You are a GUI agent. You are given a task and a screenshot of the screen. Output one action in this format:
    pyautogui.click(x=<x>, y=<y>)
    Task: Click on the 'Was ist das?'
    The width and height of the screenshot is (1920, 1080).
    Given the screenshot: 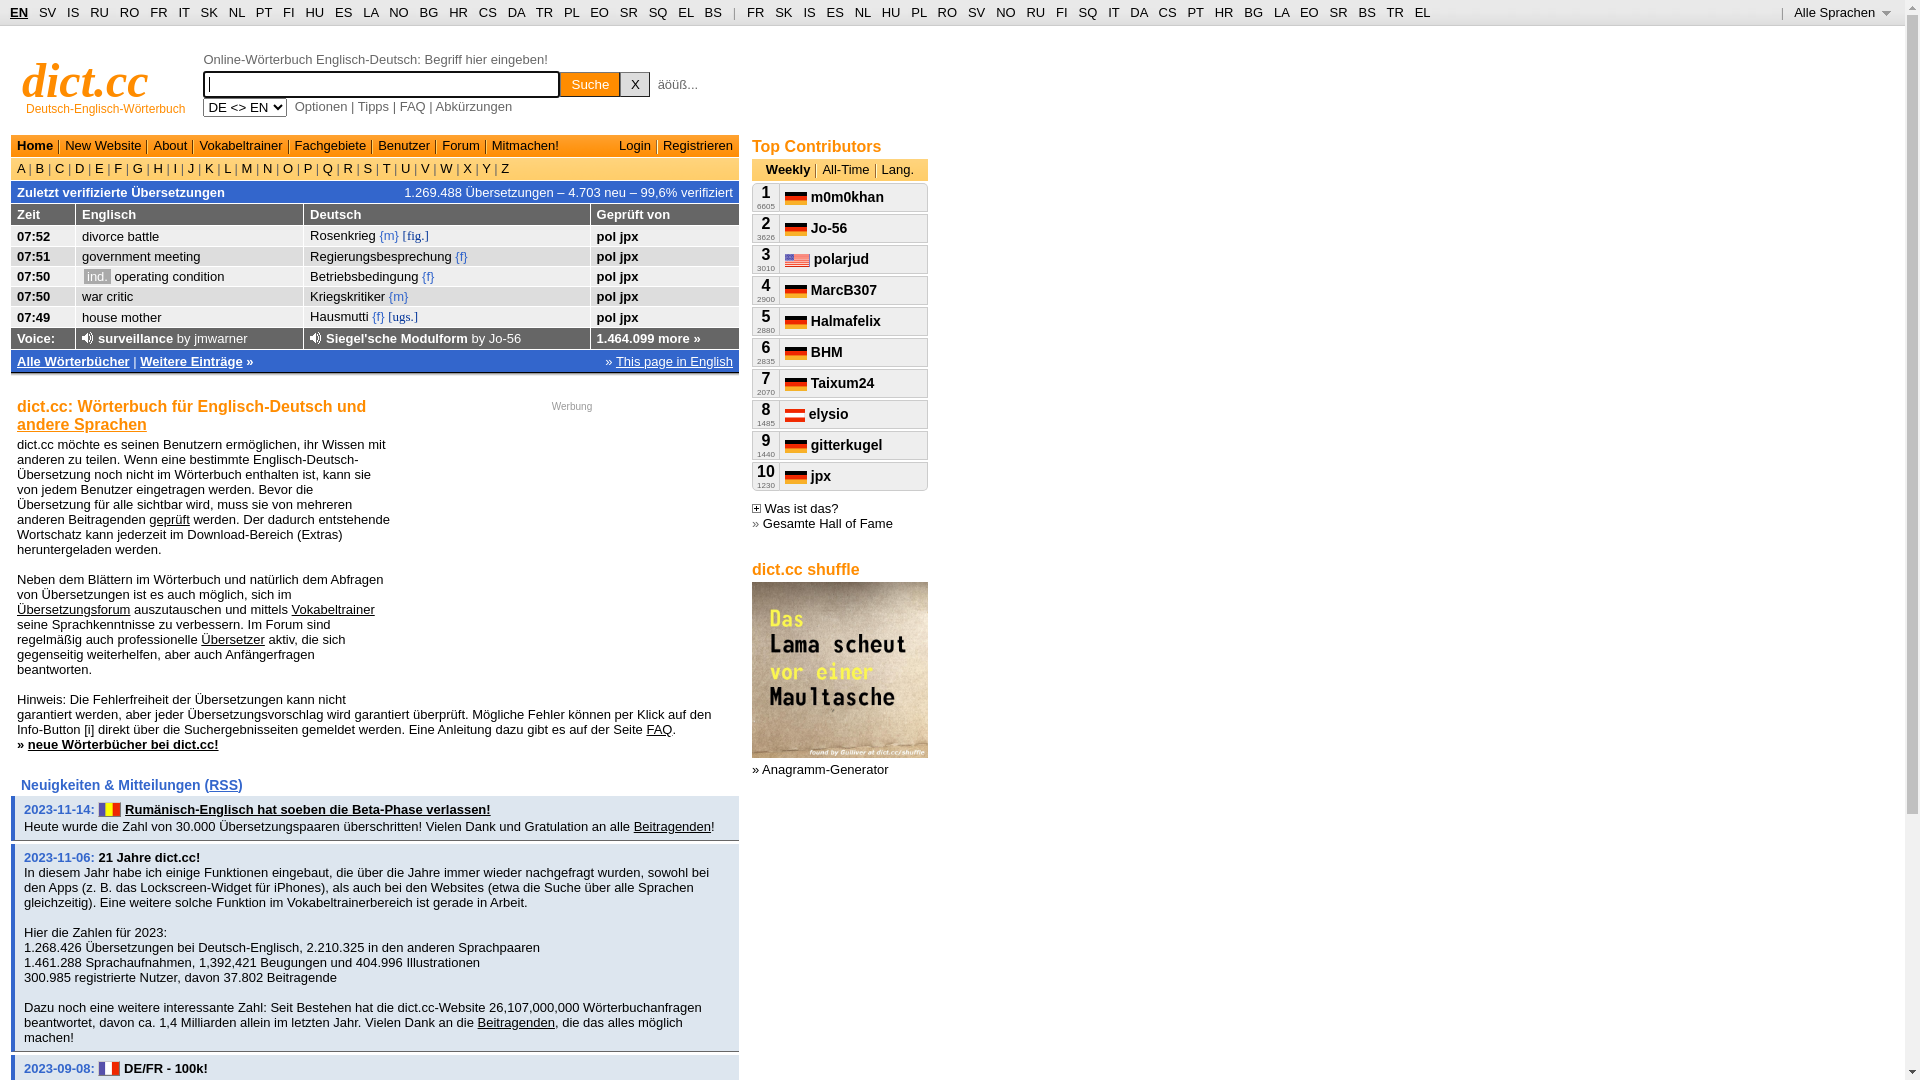 What is the action you would take?
    pyautogui.click(x=794, y=507)
    